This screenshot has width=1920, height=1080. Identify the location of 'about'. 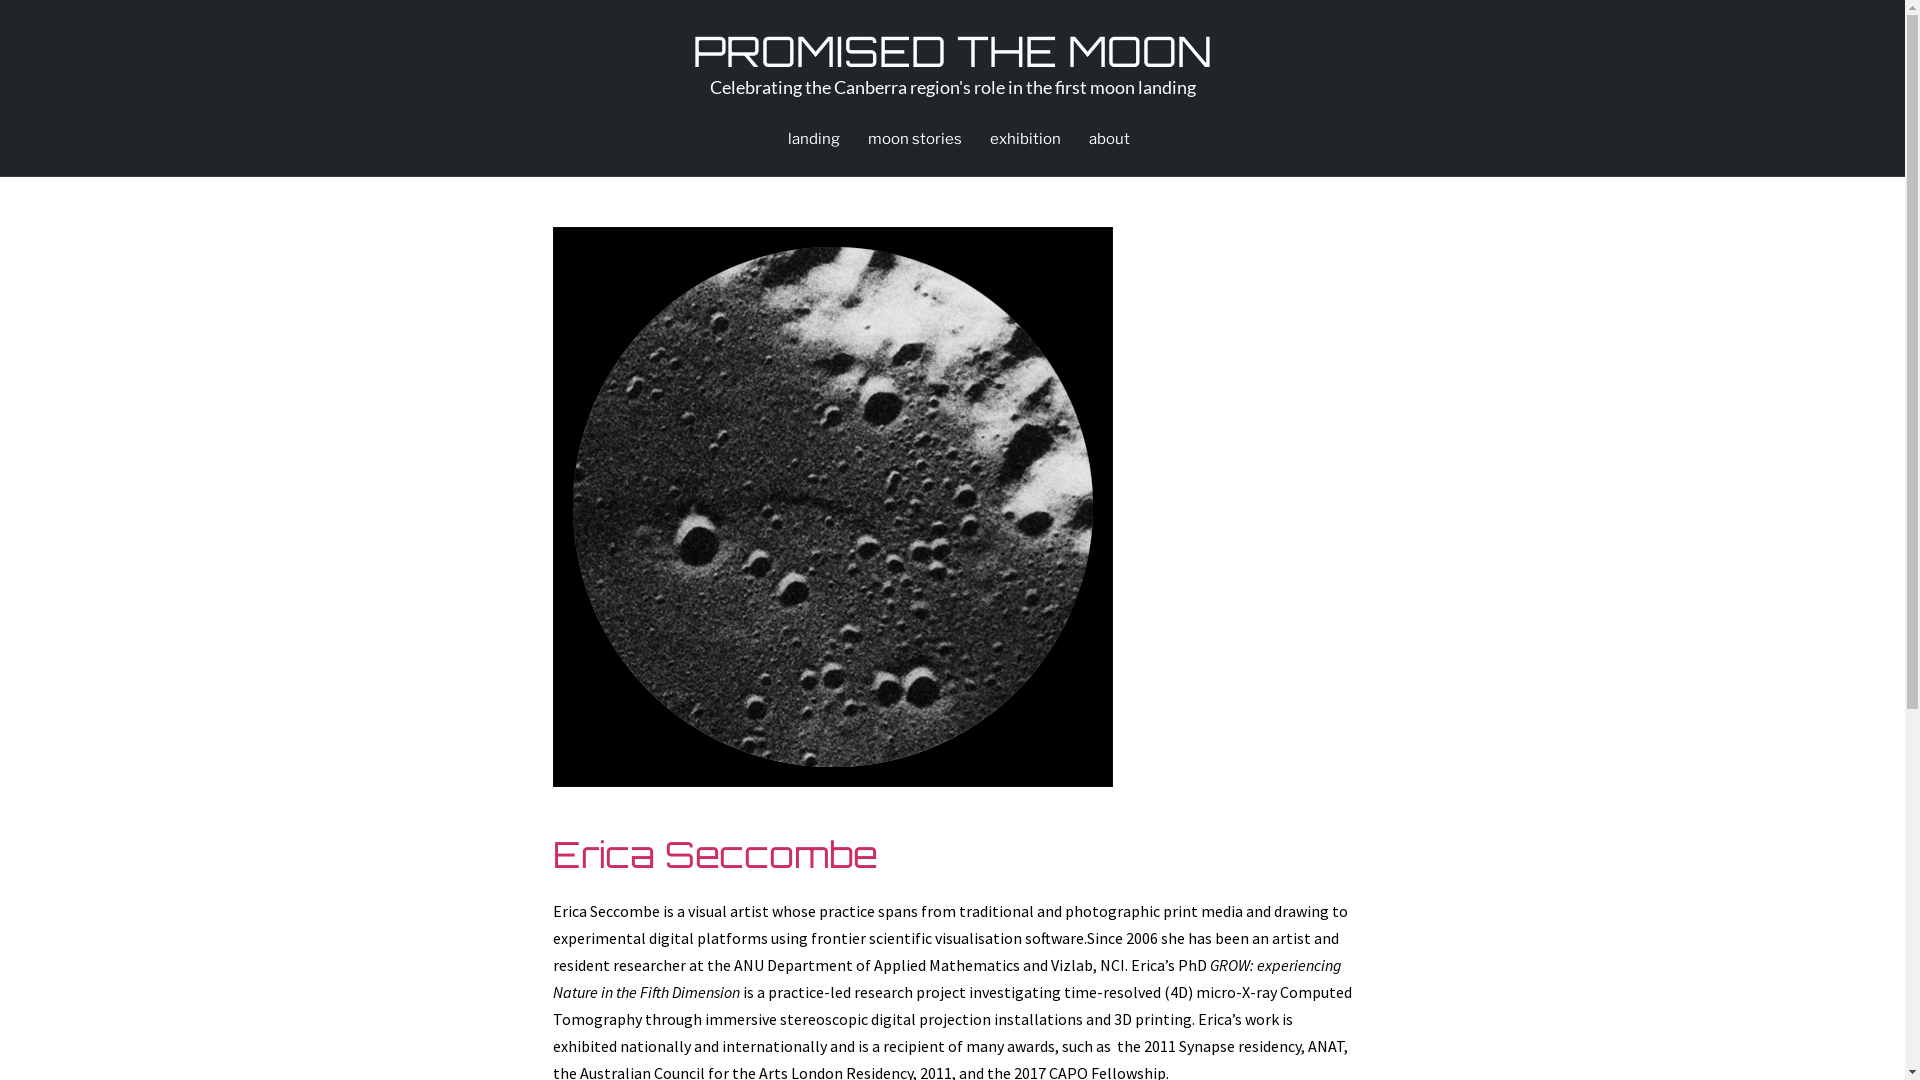
(1107, 137).